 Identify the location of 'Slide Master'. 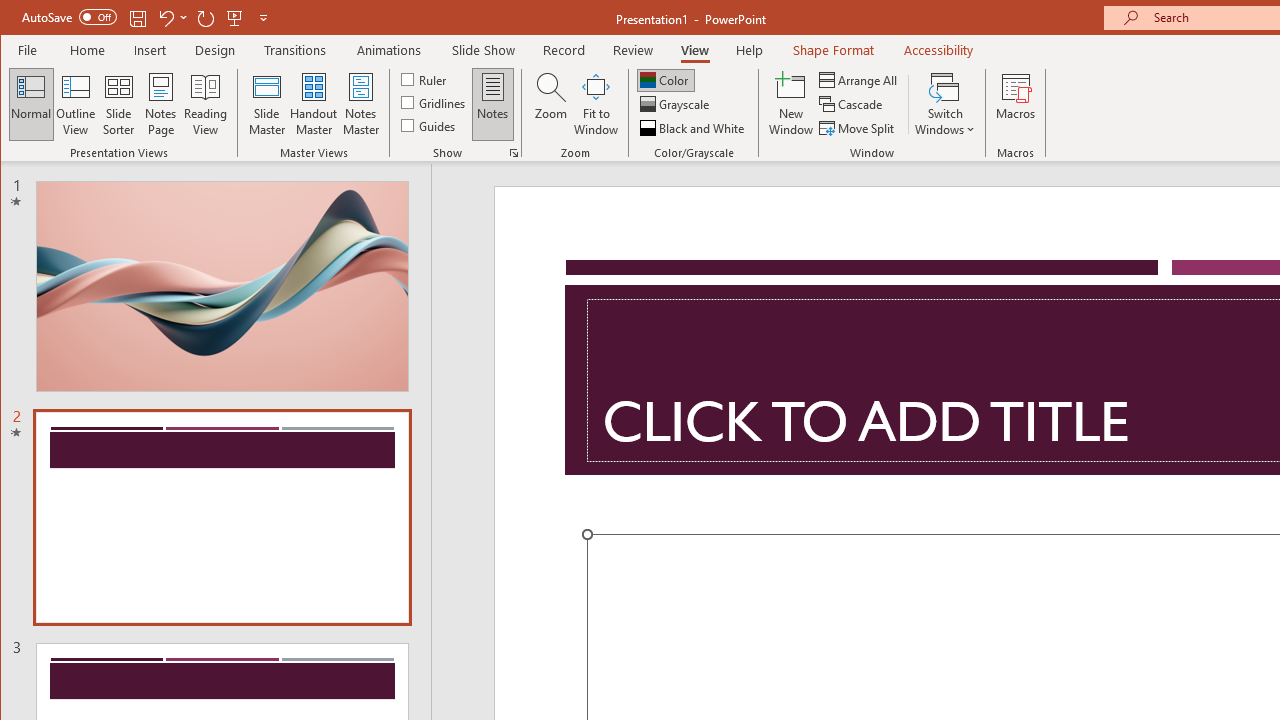
(265, 104).